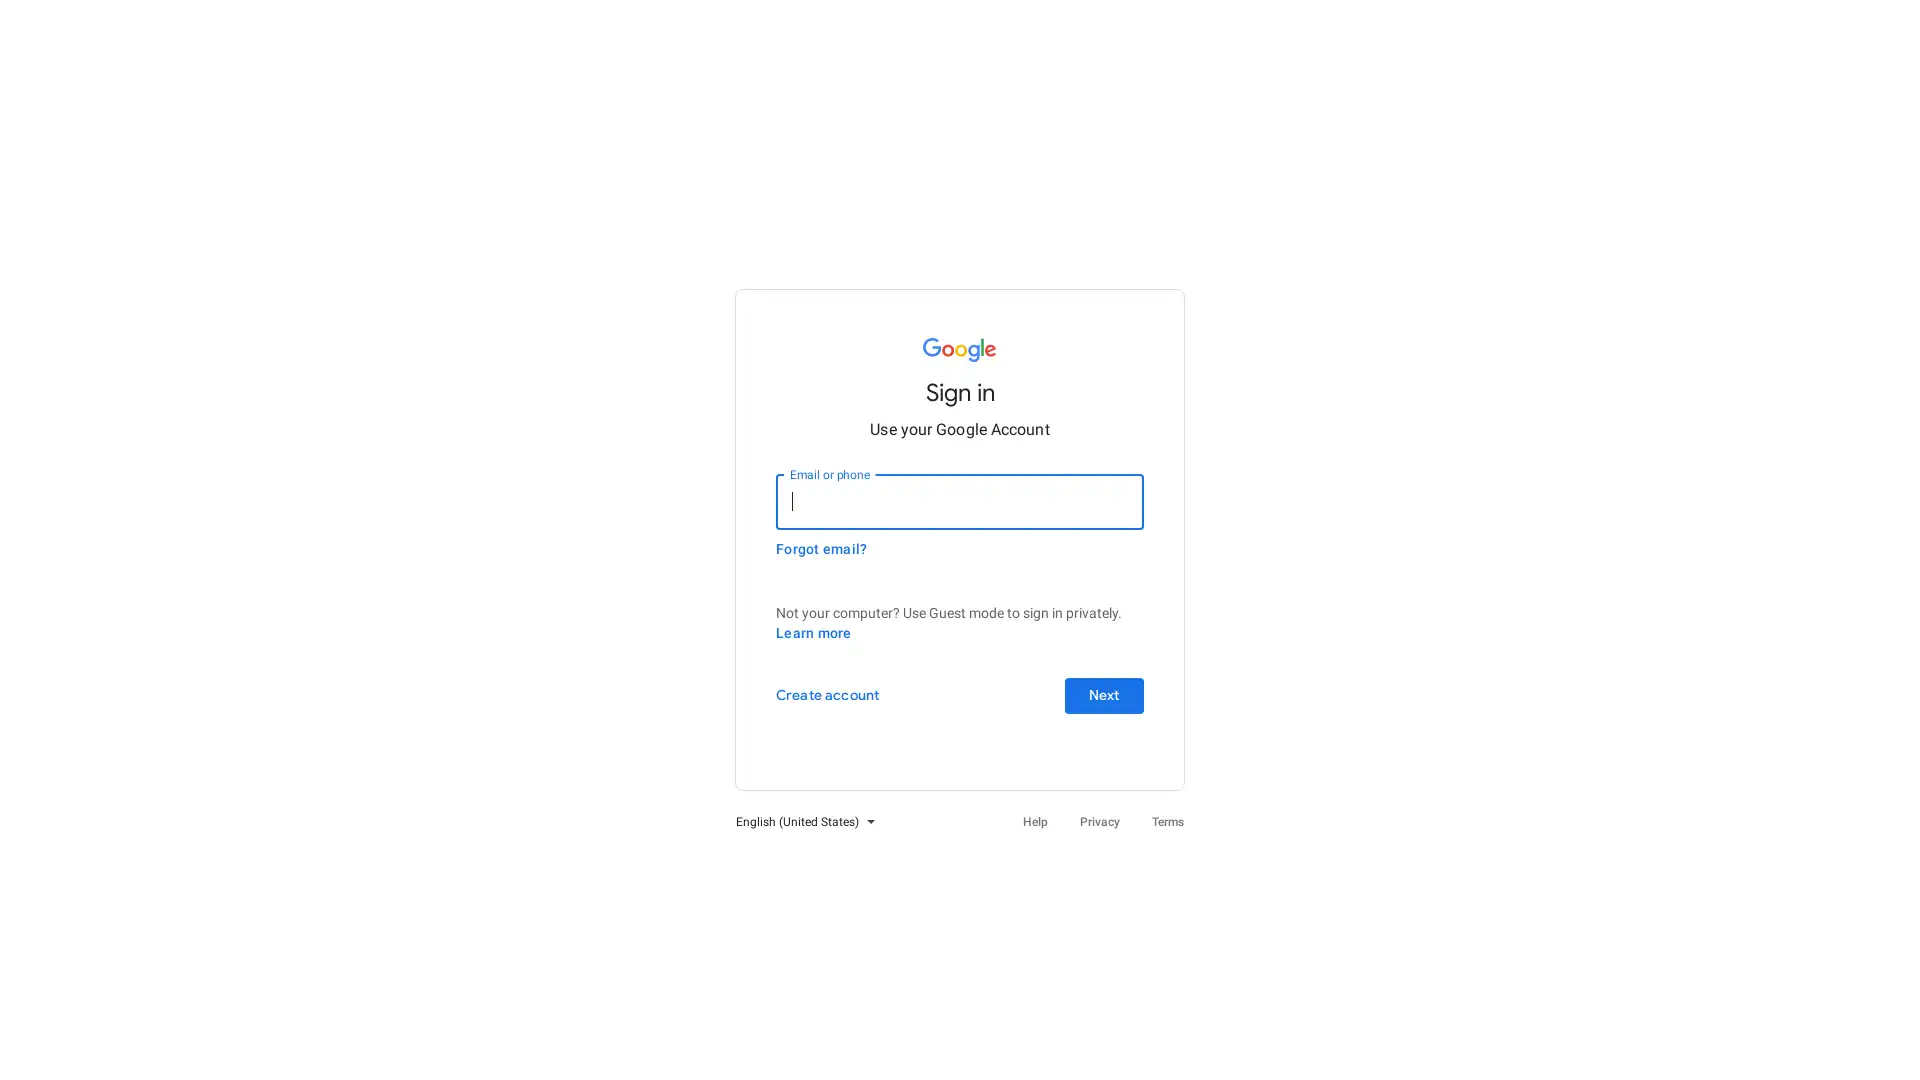 Image resolution: width=1920 pixels, height=1080 pixels. Describe the element at coordinates (821, 547) in the screenshot. I see `Forgot email?` at that location.